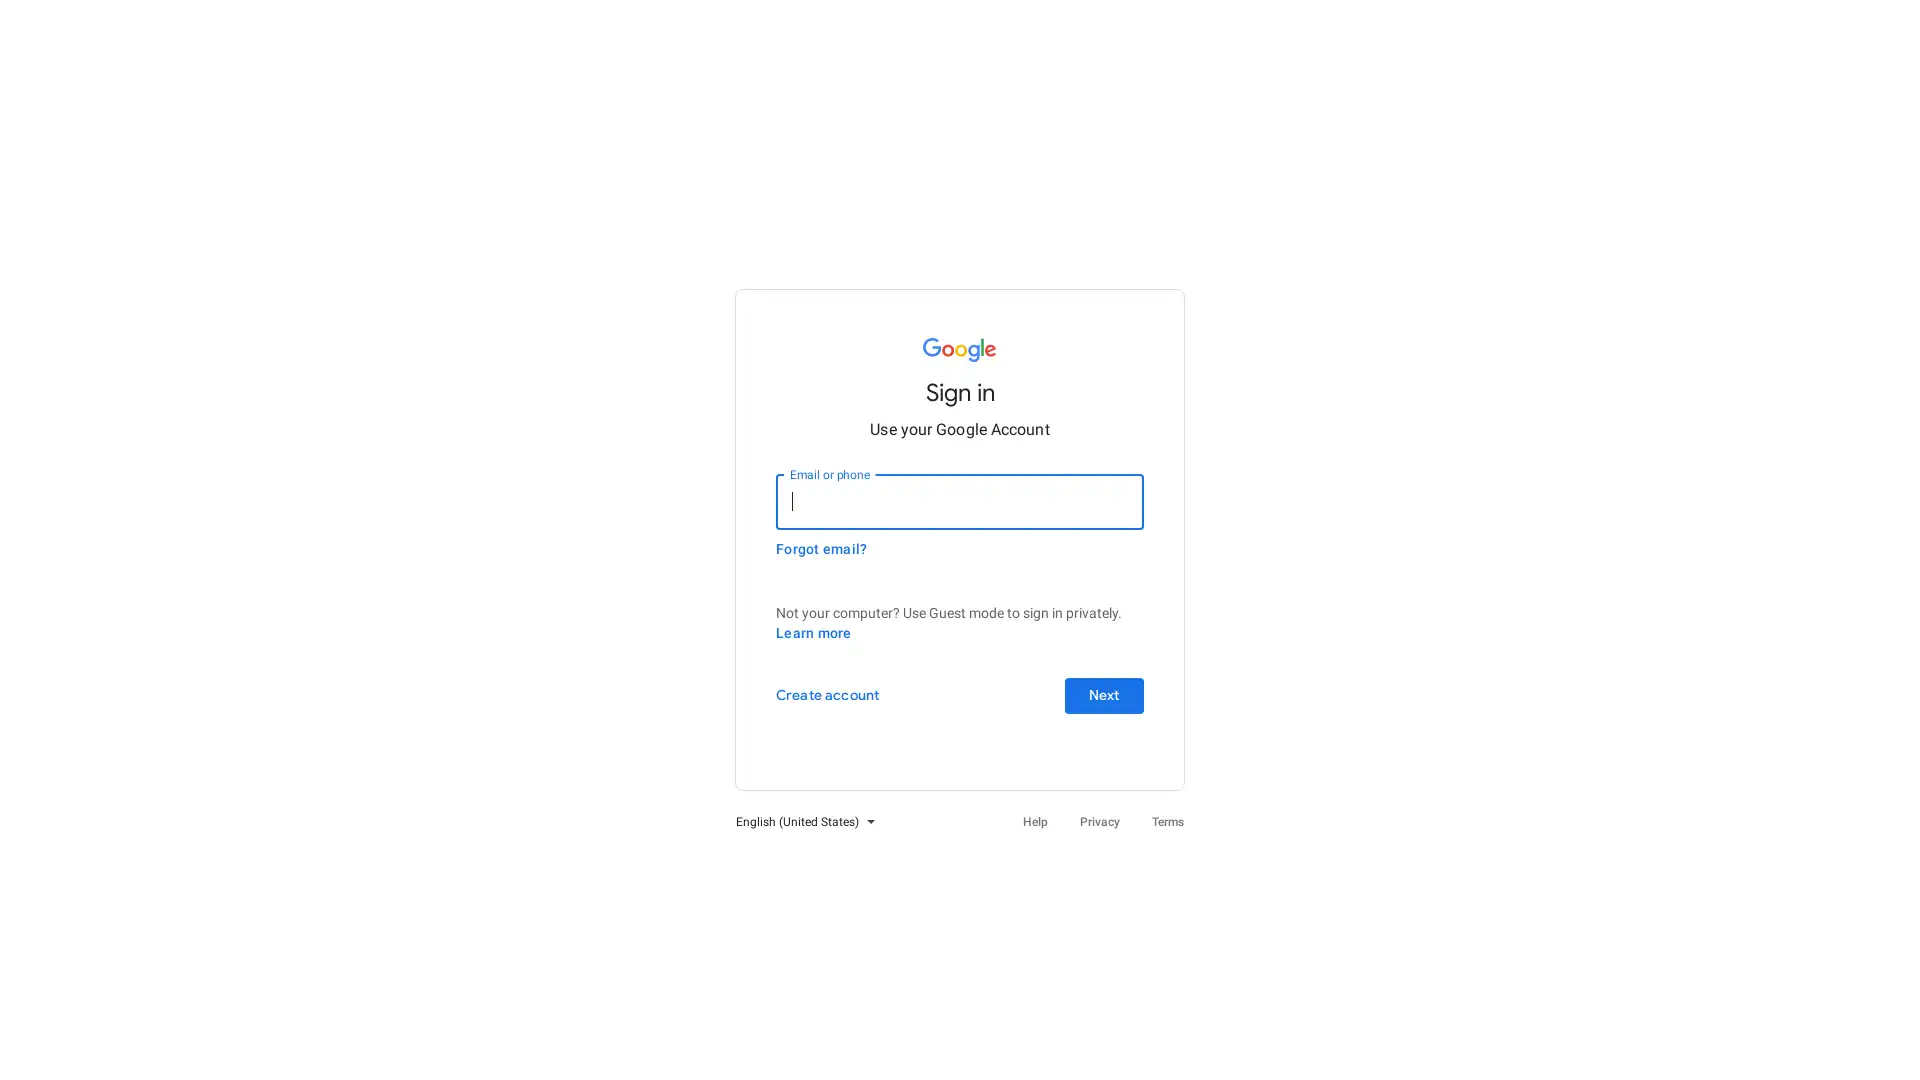 Image resolution: width=1920 pixels, height=1080 pixels. Describe the element at coordinates (821, 547) in the screenshot. I see `Forgot email?` at that location.